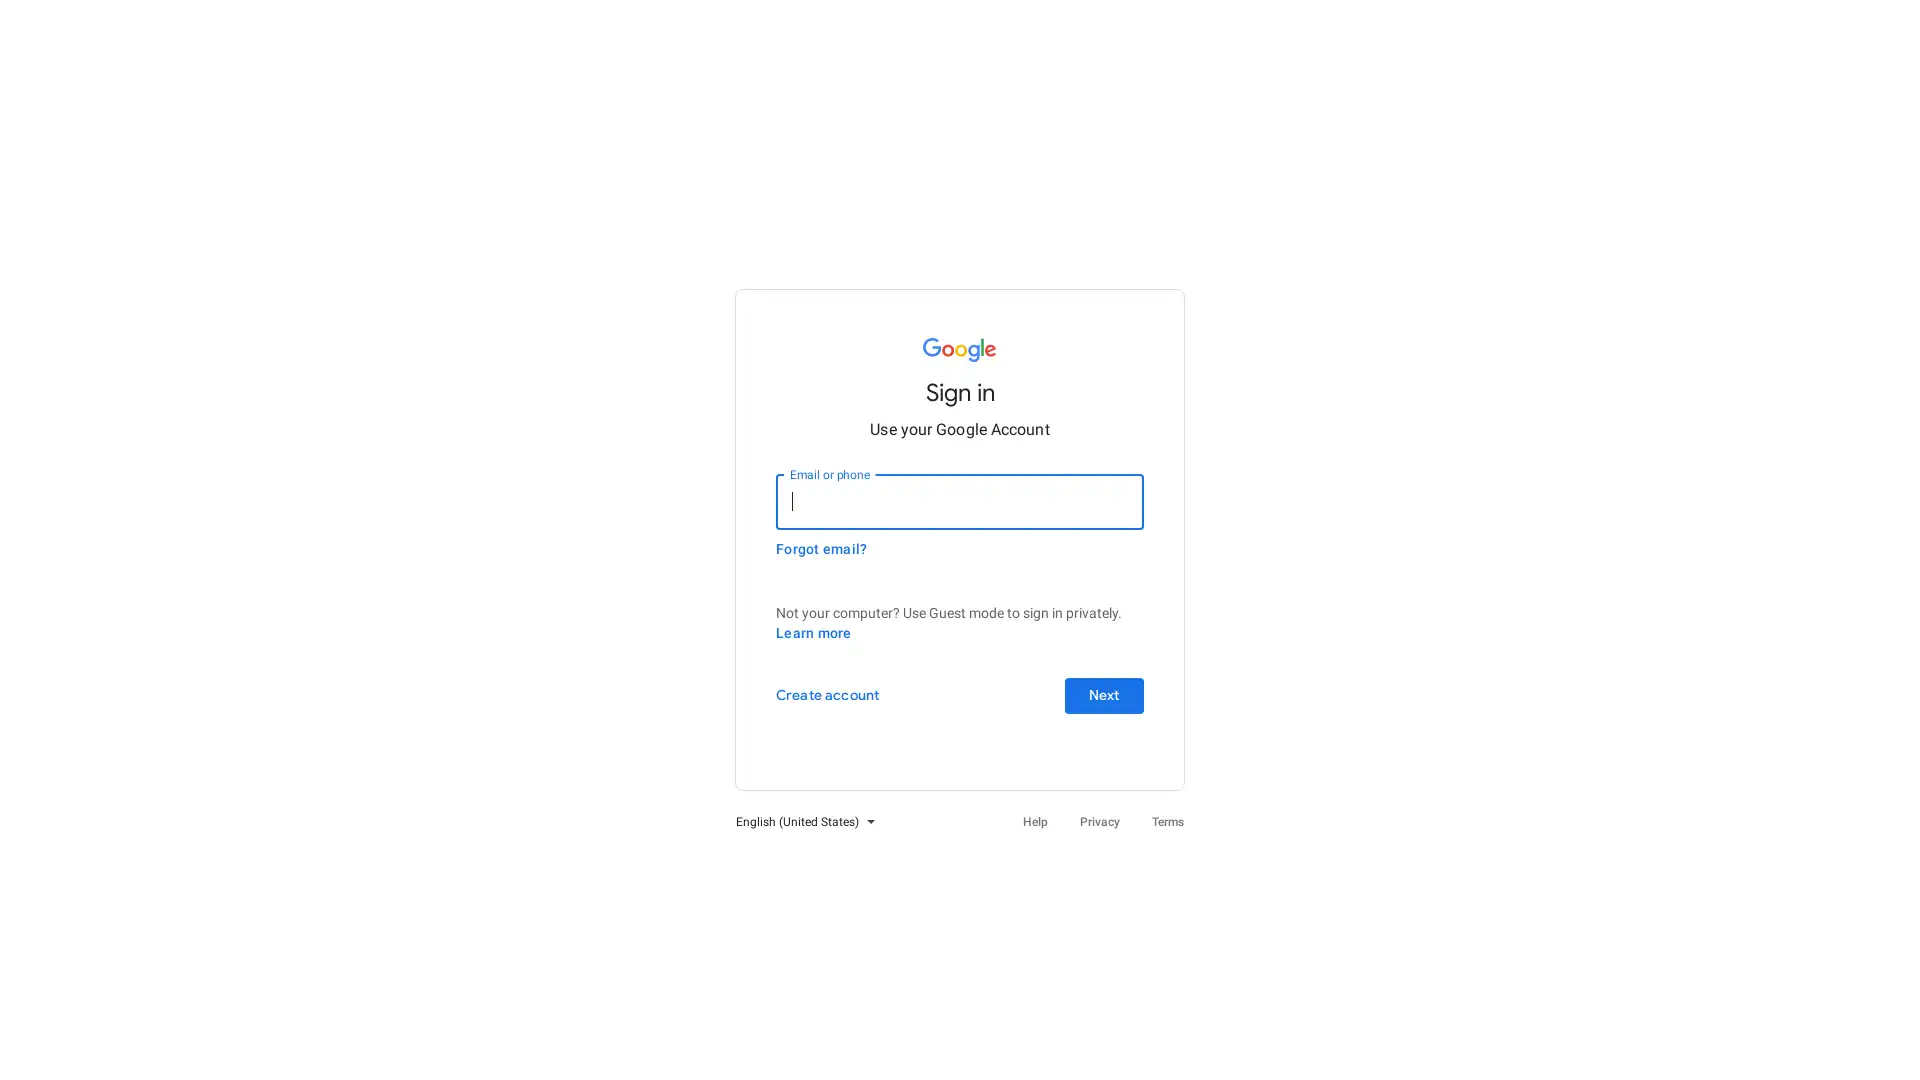 Image resolution: width=1920 pixels, height=1080 pixels. Describe the element at coordinates (821, 547) in the screenshot. I see `Forgot email?` at that location.